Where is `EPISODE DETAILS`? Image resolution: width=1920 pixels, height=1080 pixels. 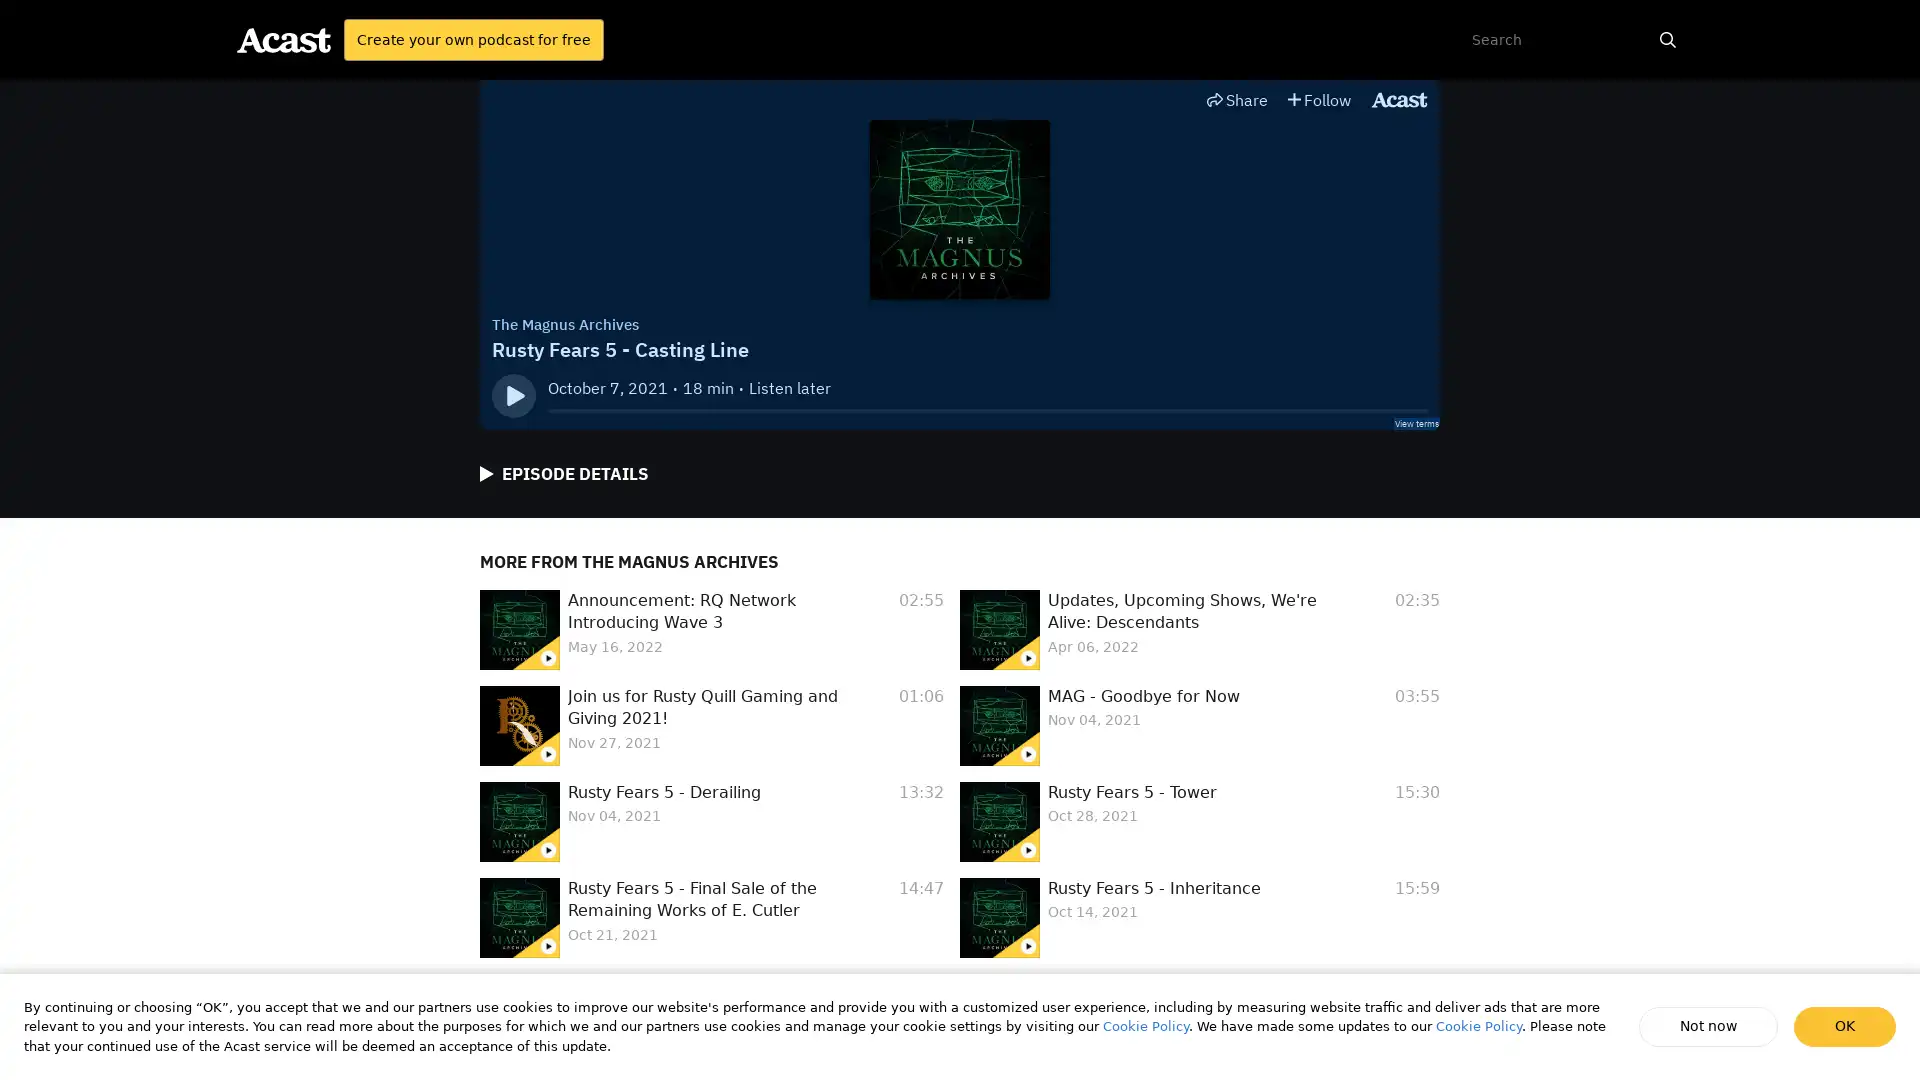 EPISODE DETAILS is located at coordinates (563, 474).